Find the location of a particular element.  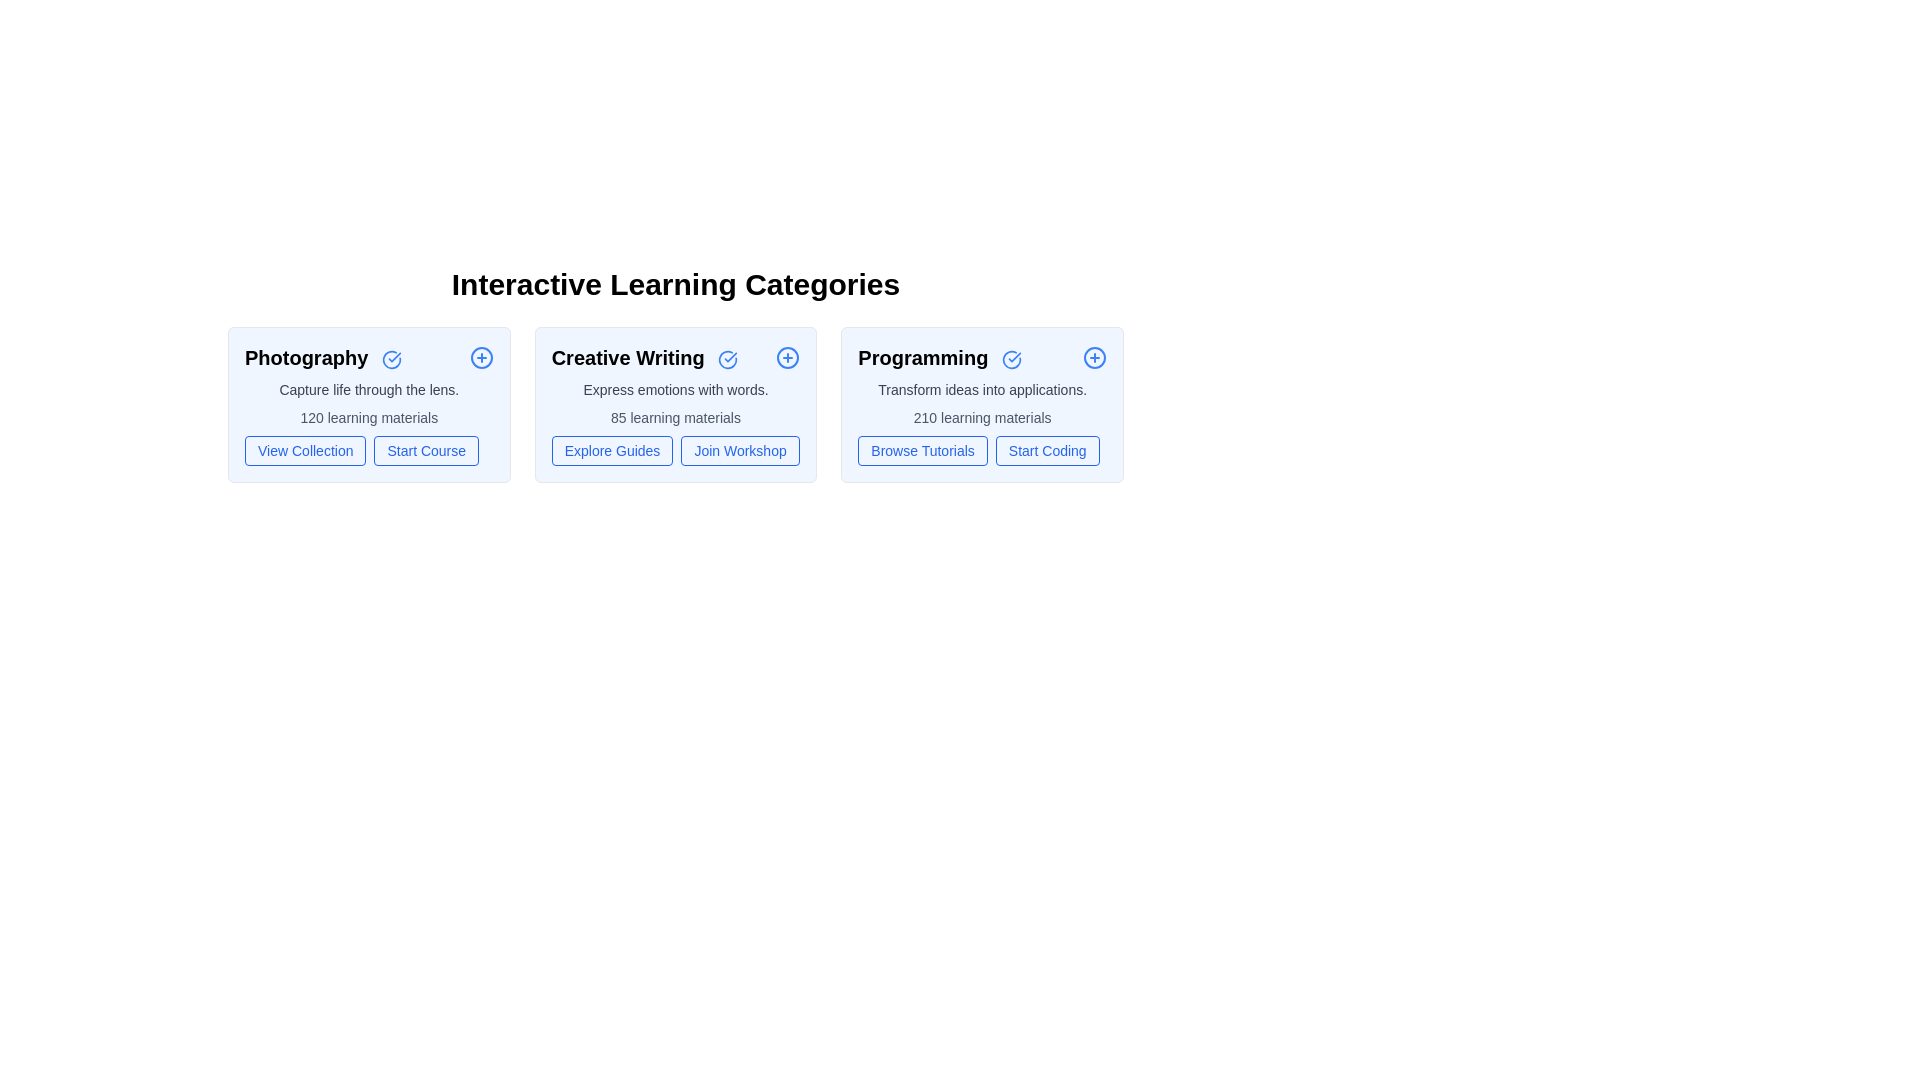

the plus icon next to the category title Creative Writing is located at coordinates (787, 357).